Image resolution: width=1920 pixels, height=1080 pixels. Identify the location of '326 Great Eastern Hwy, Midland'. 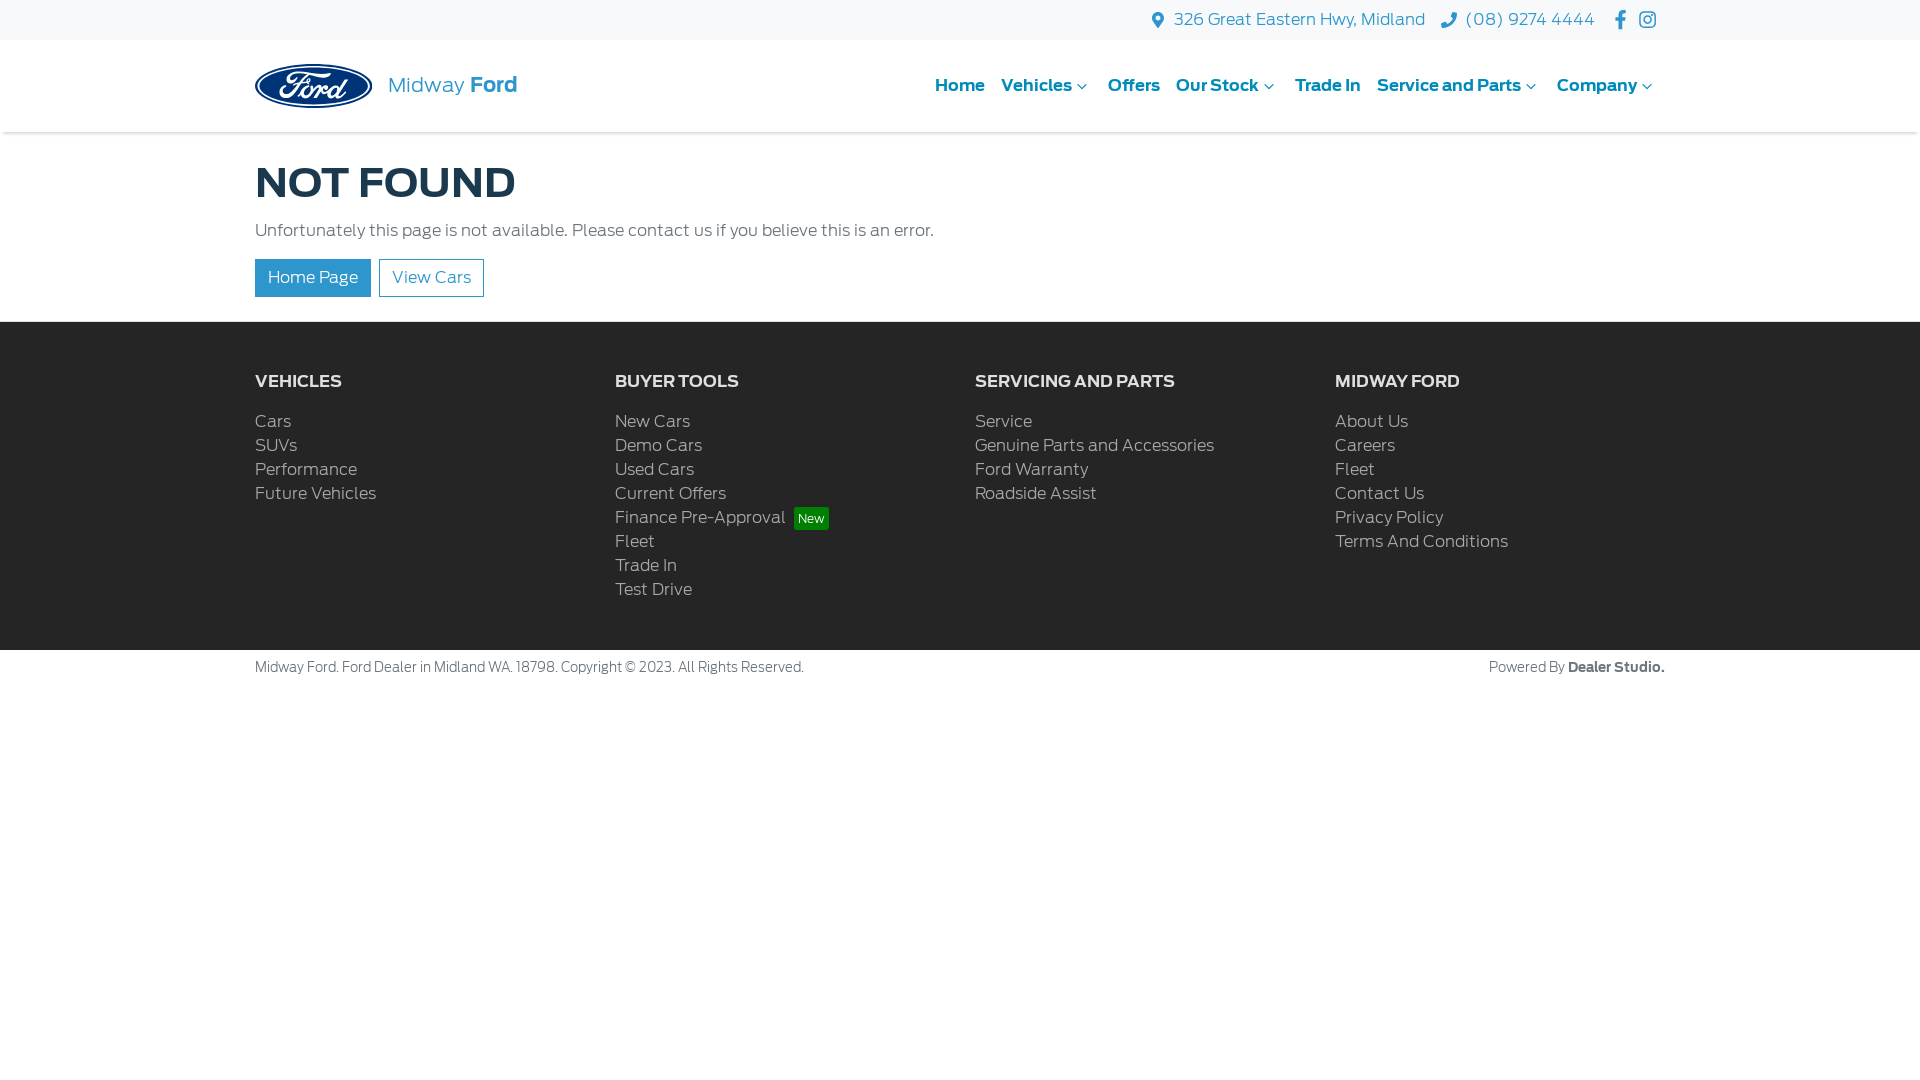
(1299, 19).